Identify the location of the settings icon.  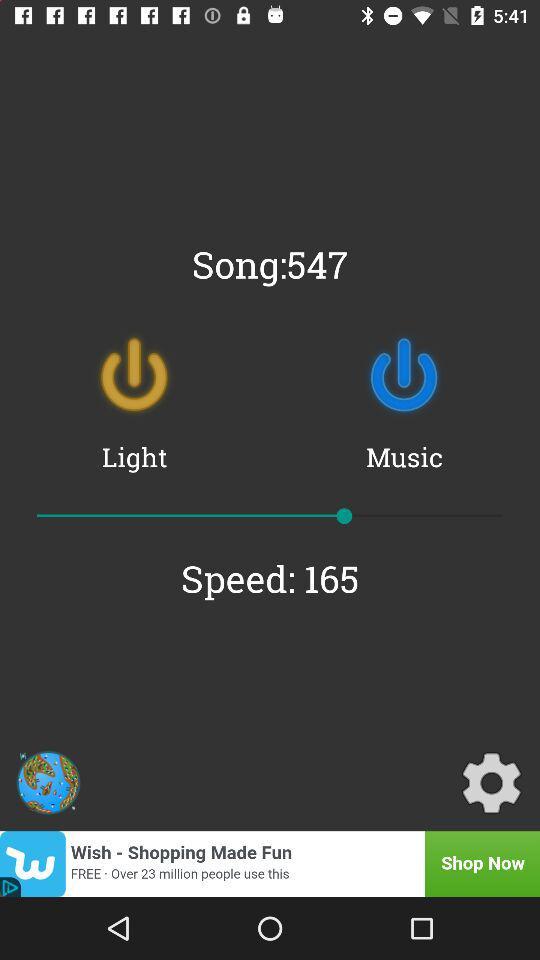
(490, 782).